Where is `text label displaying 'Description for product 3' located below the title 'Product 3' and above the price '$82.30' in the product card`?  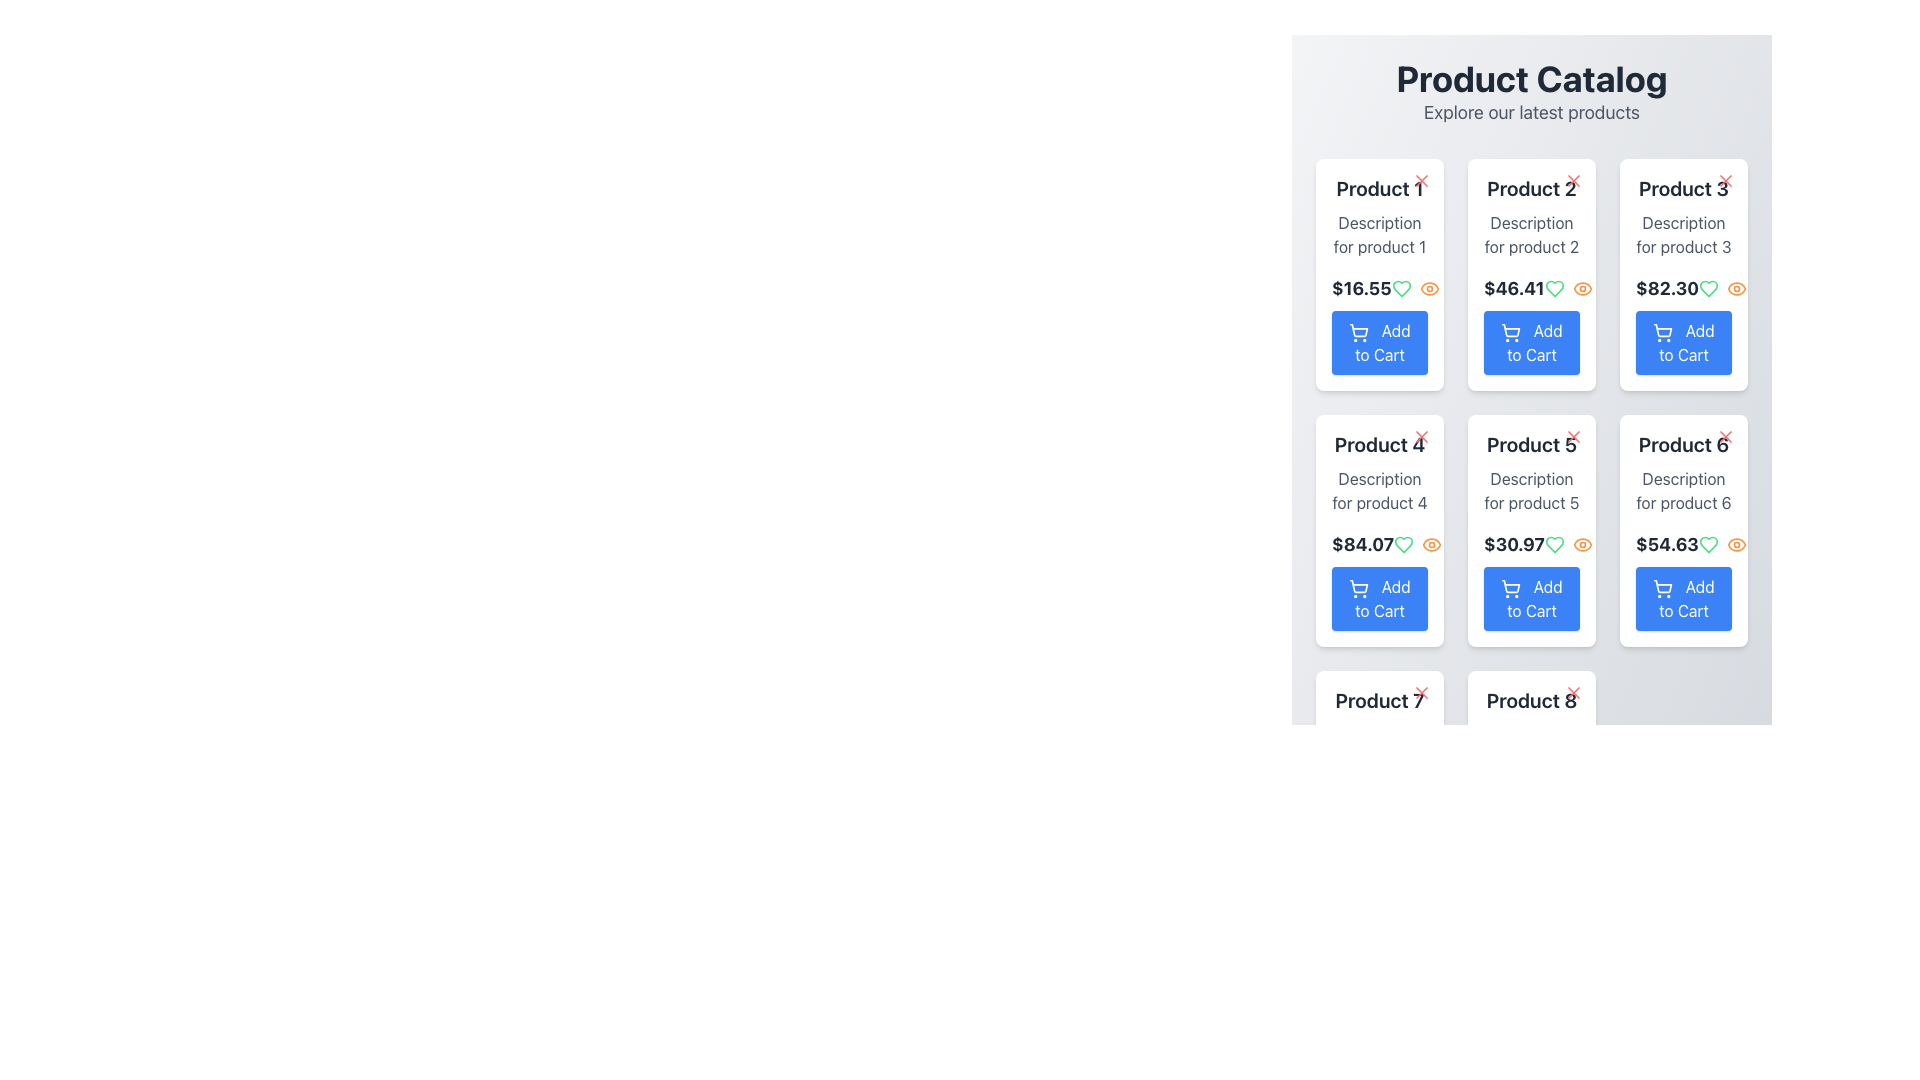 text label displaying 'Description for product 3' located below the title 'Product 3' and above the price '$82.30' in the product card is located at coordinates (1683, 234).